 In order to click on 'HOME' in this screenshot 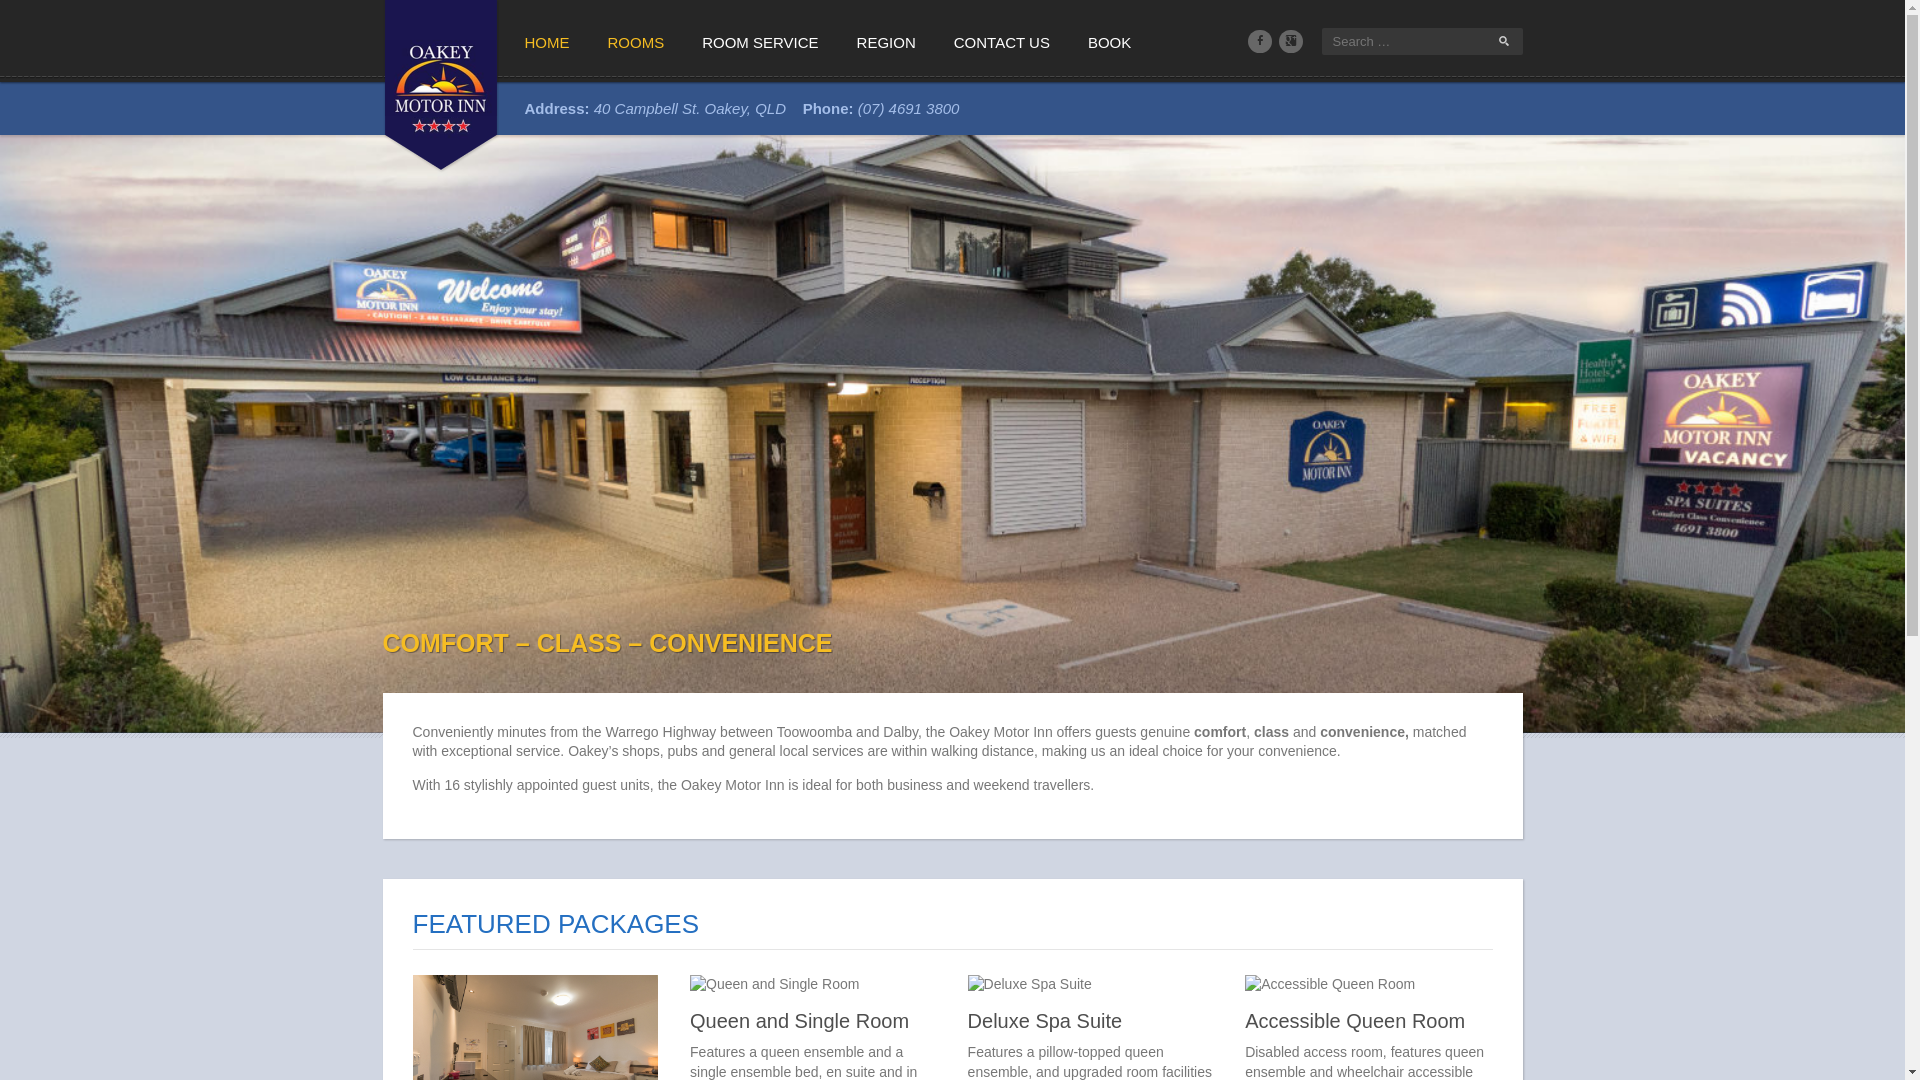, I will do `click(504, 41)`.